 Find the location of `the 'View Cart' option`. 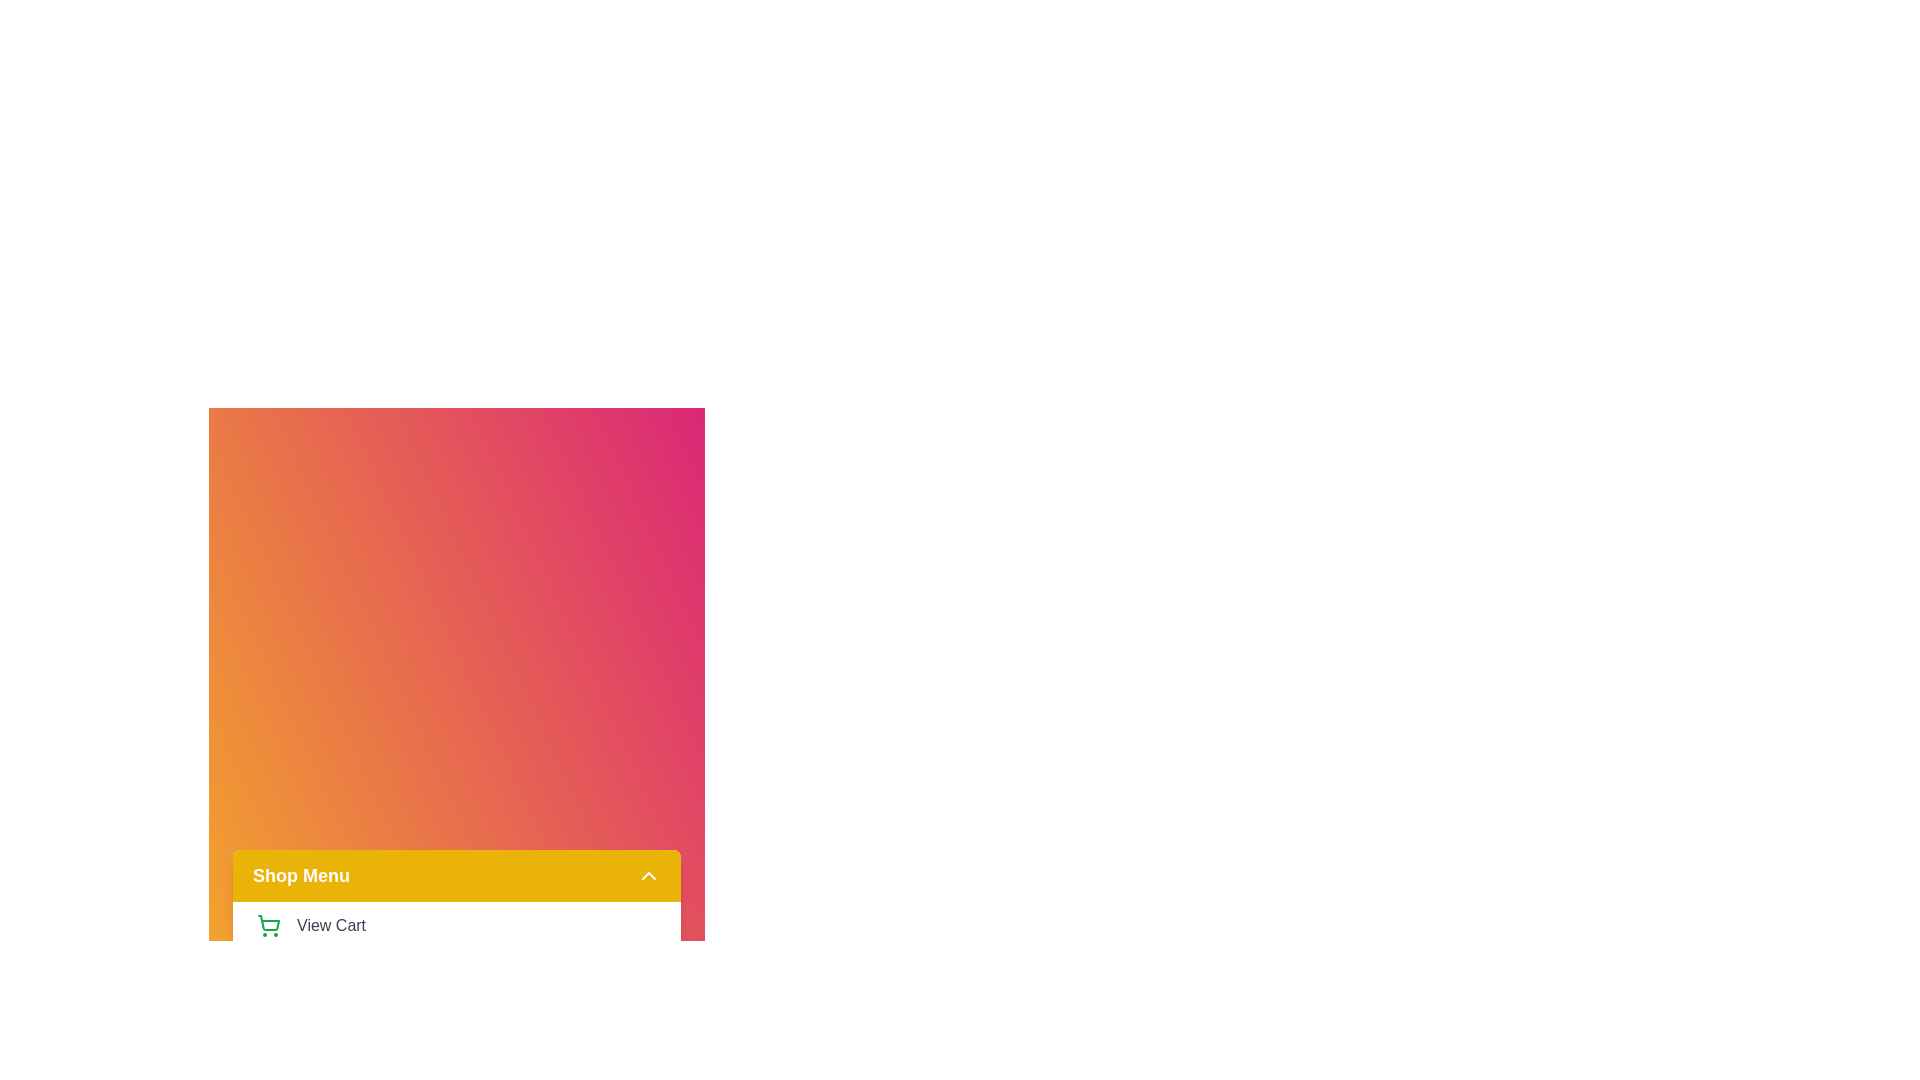

the 'View Cart' option is located at coordinates (455, 925).